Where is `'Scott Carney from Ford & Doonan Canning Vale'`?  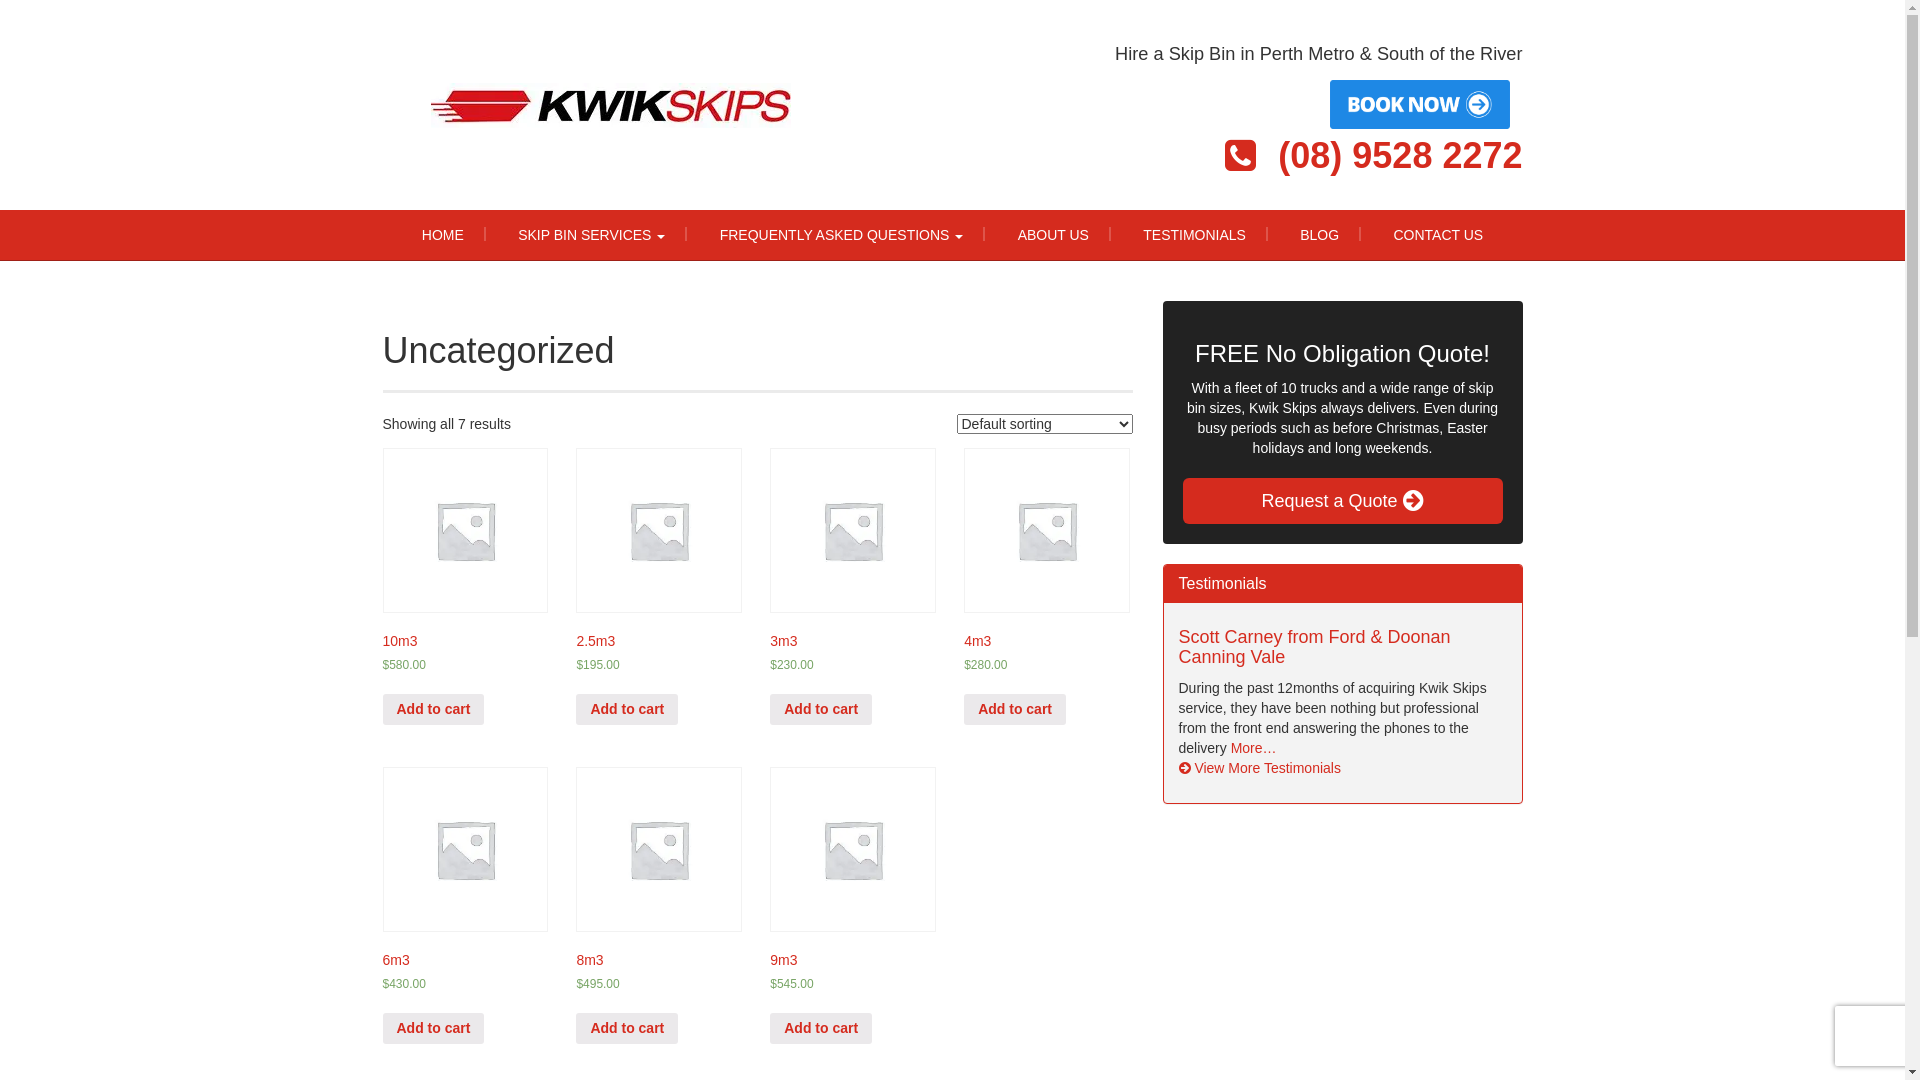
'Scott Carney from Ford & Doonan Canning Vale' is located at coordinates (1314, 647).